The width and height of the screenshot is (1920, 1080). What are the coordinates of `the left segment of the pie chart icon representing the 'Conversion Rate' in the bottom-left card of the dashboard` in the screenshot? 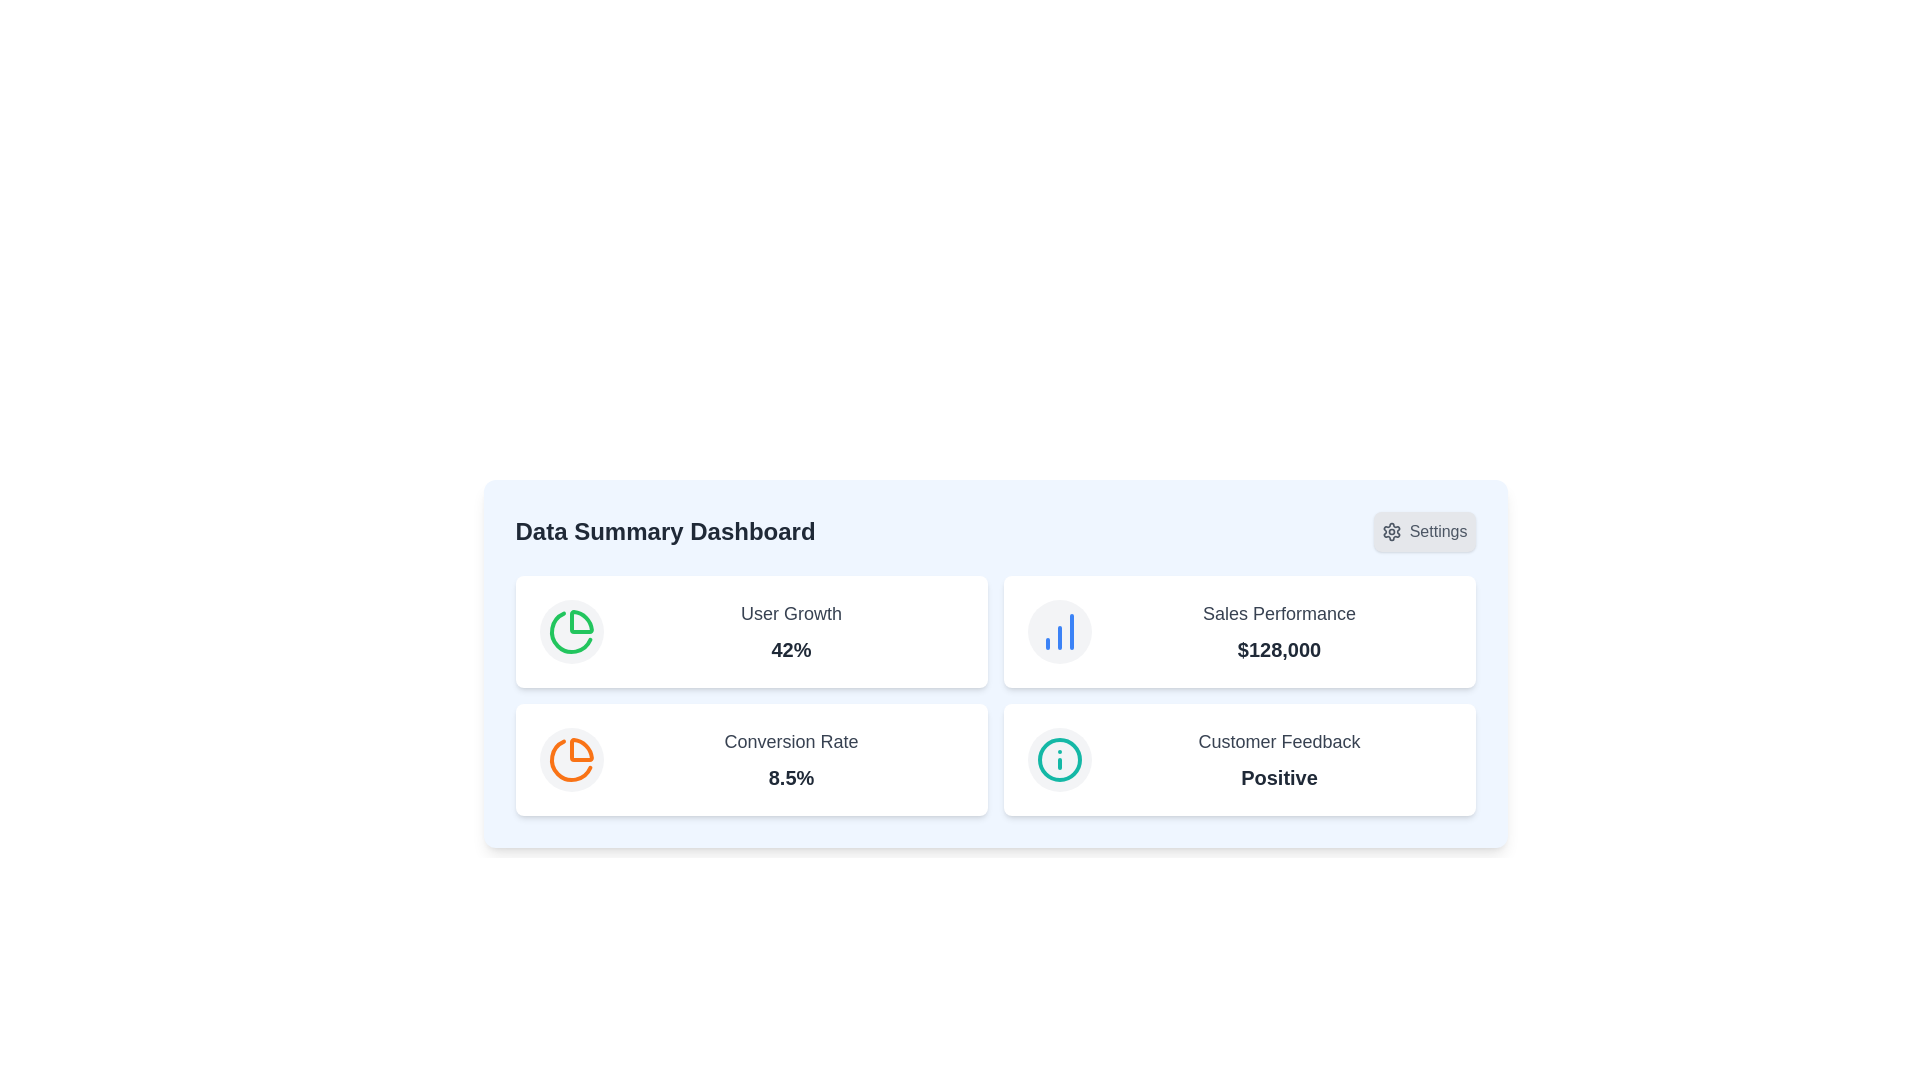 It's located at (580, 750).